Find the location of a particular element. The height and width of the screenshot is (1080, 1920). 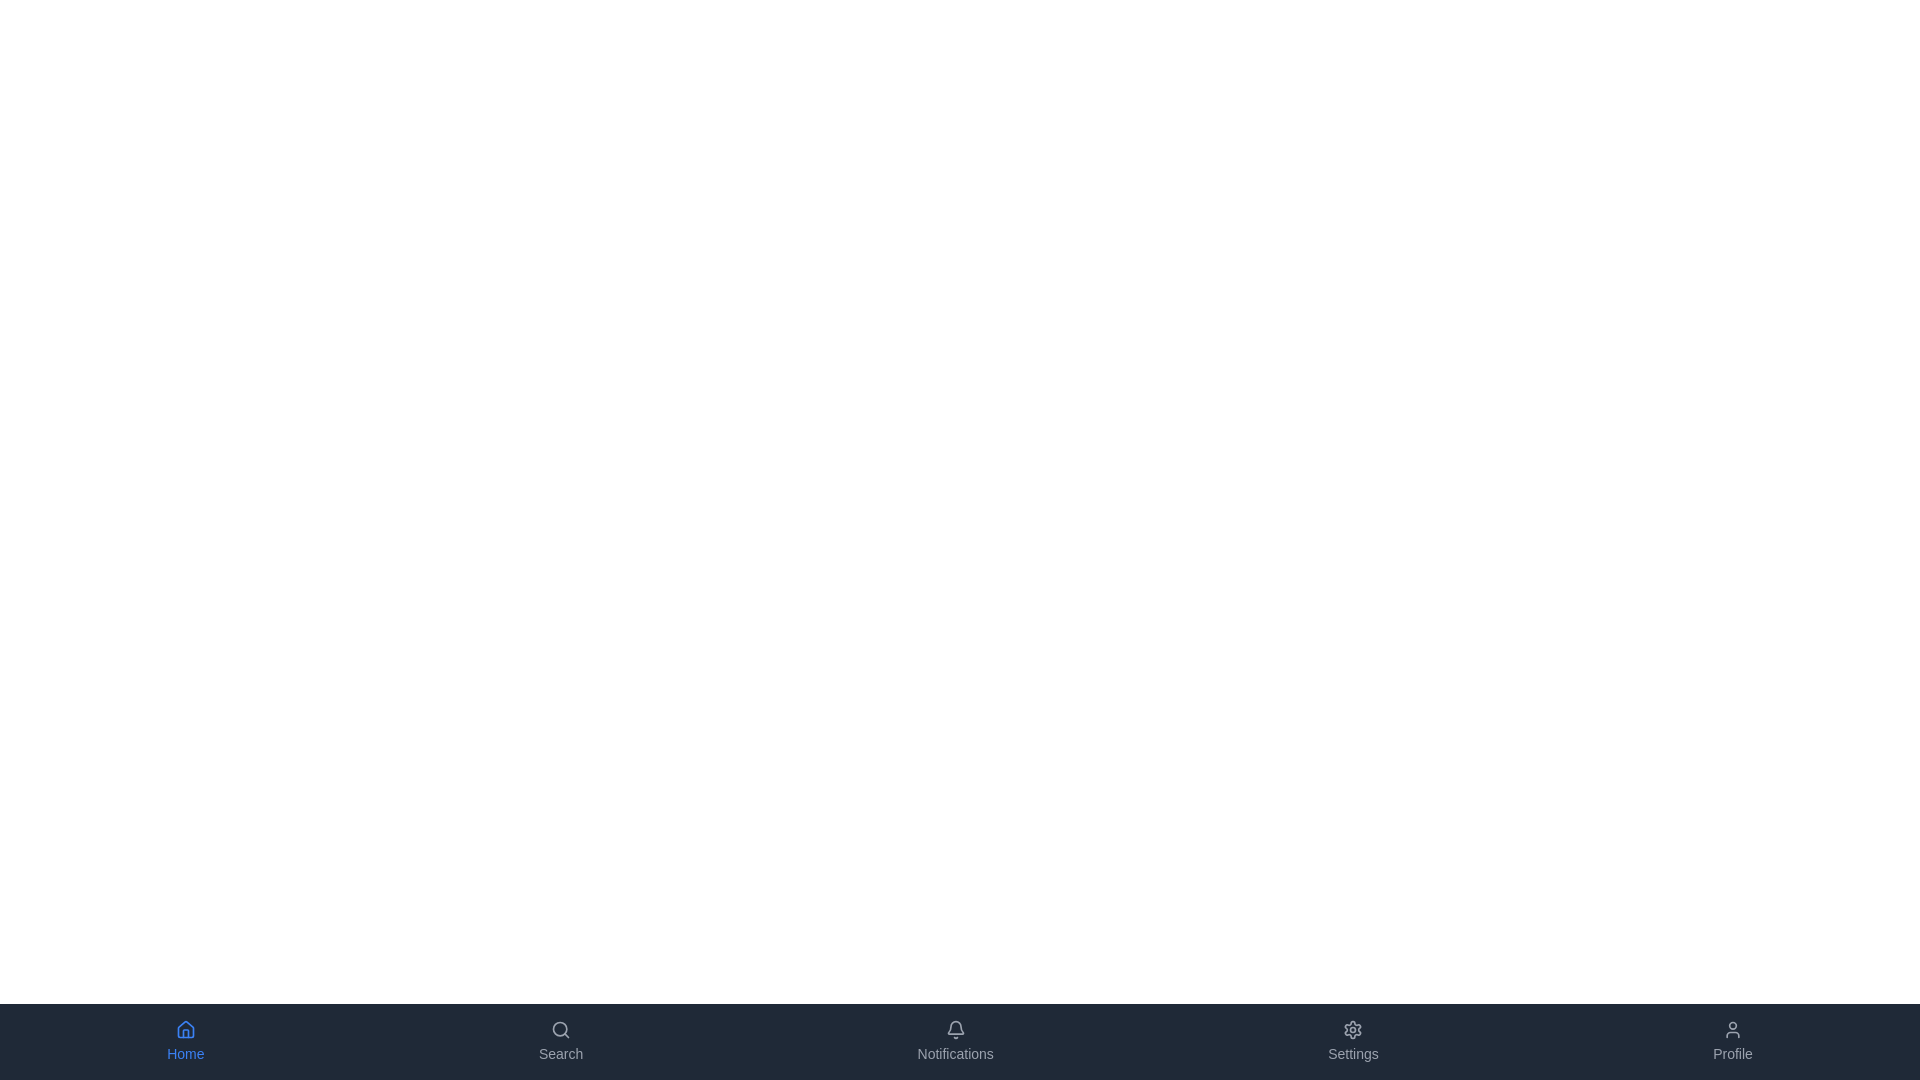

the 'Home' button located at the bottom-left of the navigation bar is located at coordinates (185, 1040).